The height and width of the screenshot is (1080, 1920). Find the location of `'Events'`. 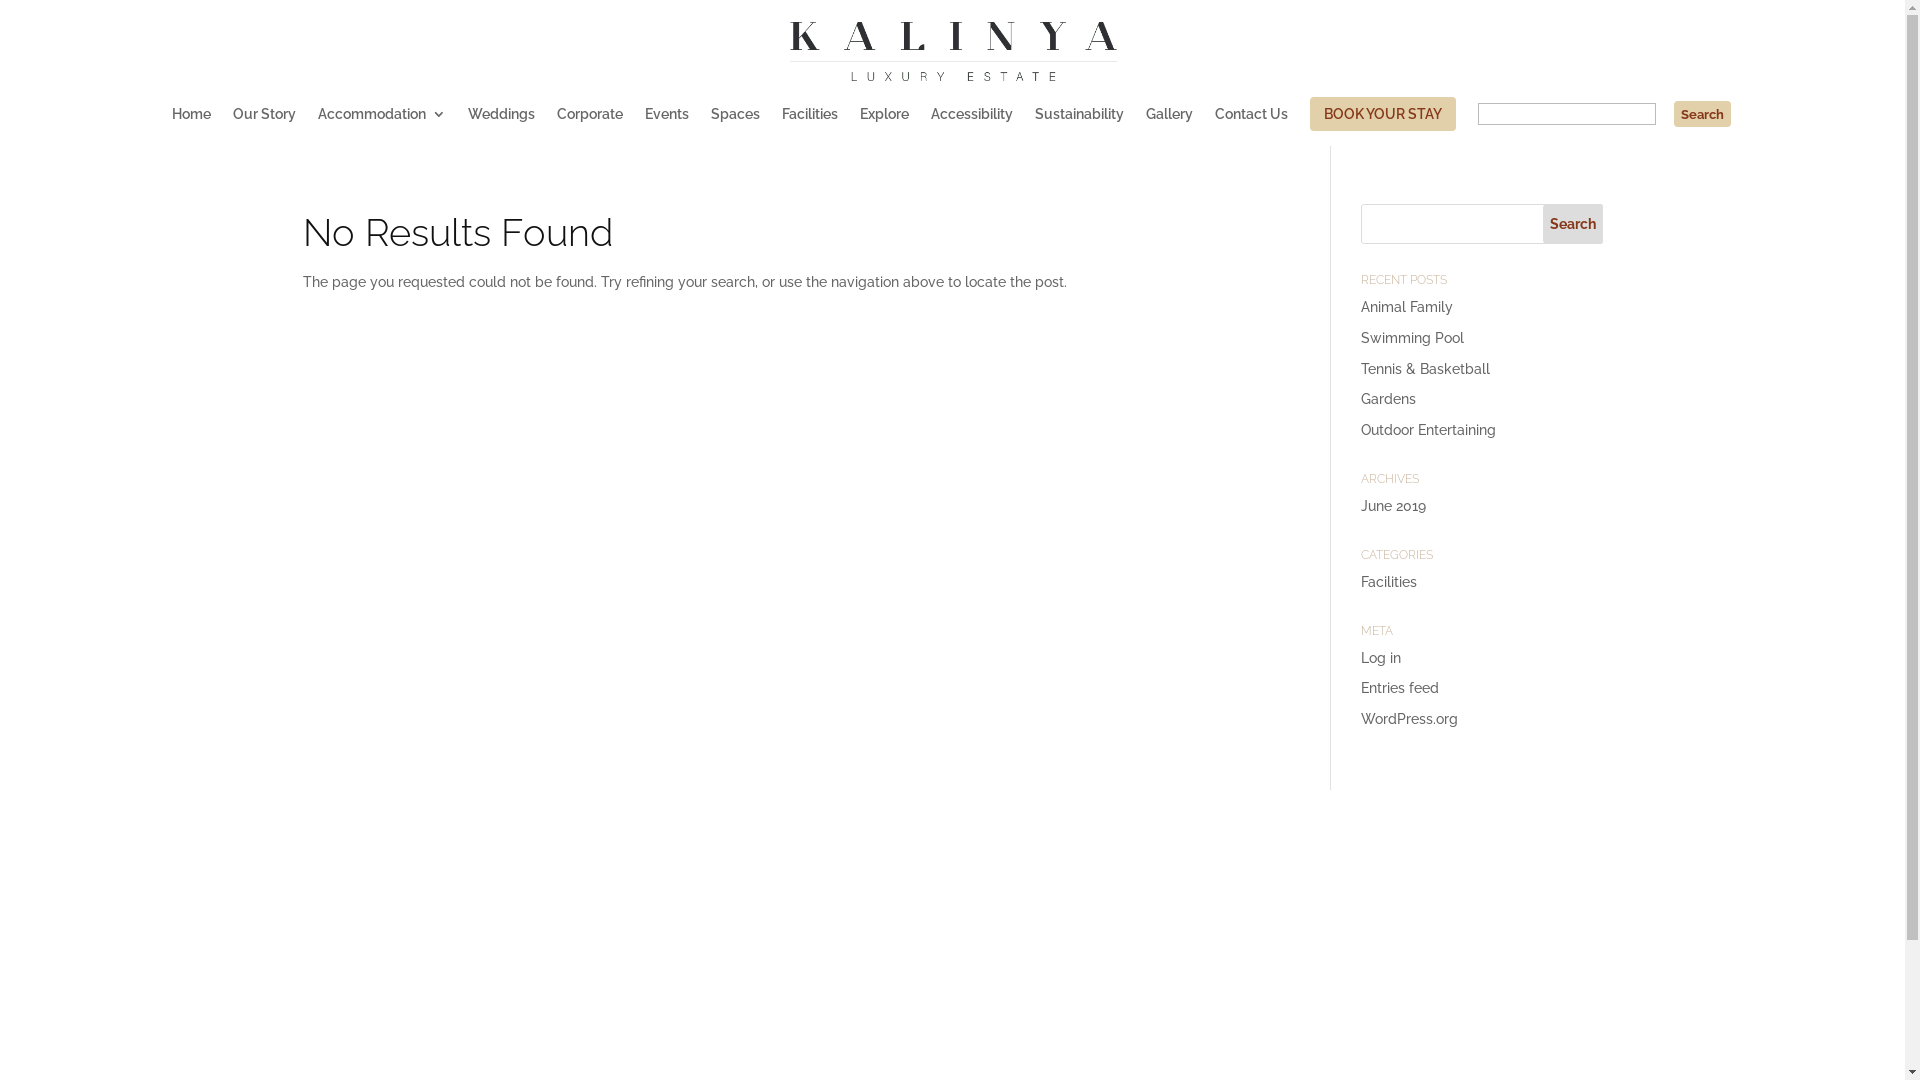

'Events' is located at coordinates (667, 123).